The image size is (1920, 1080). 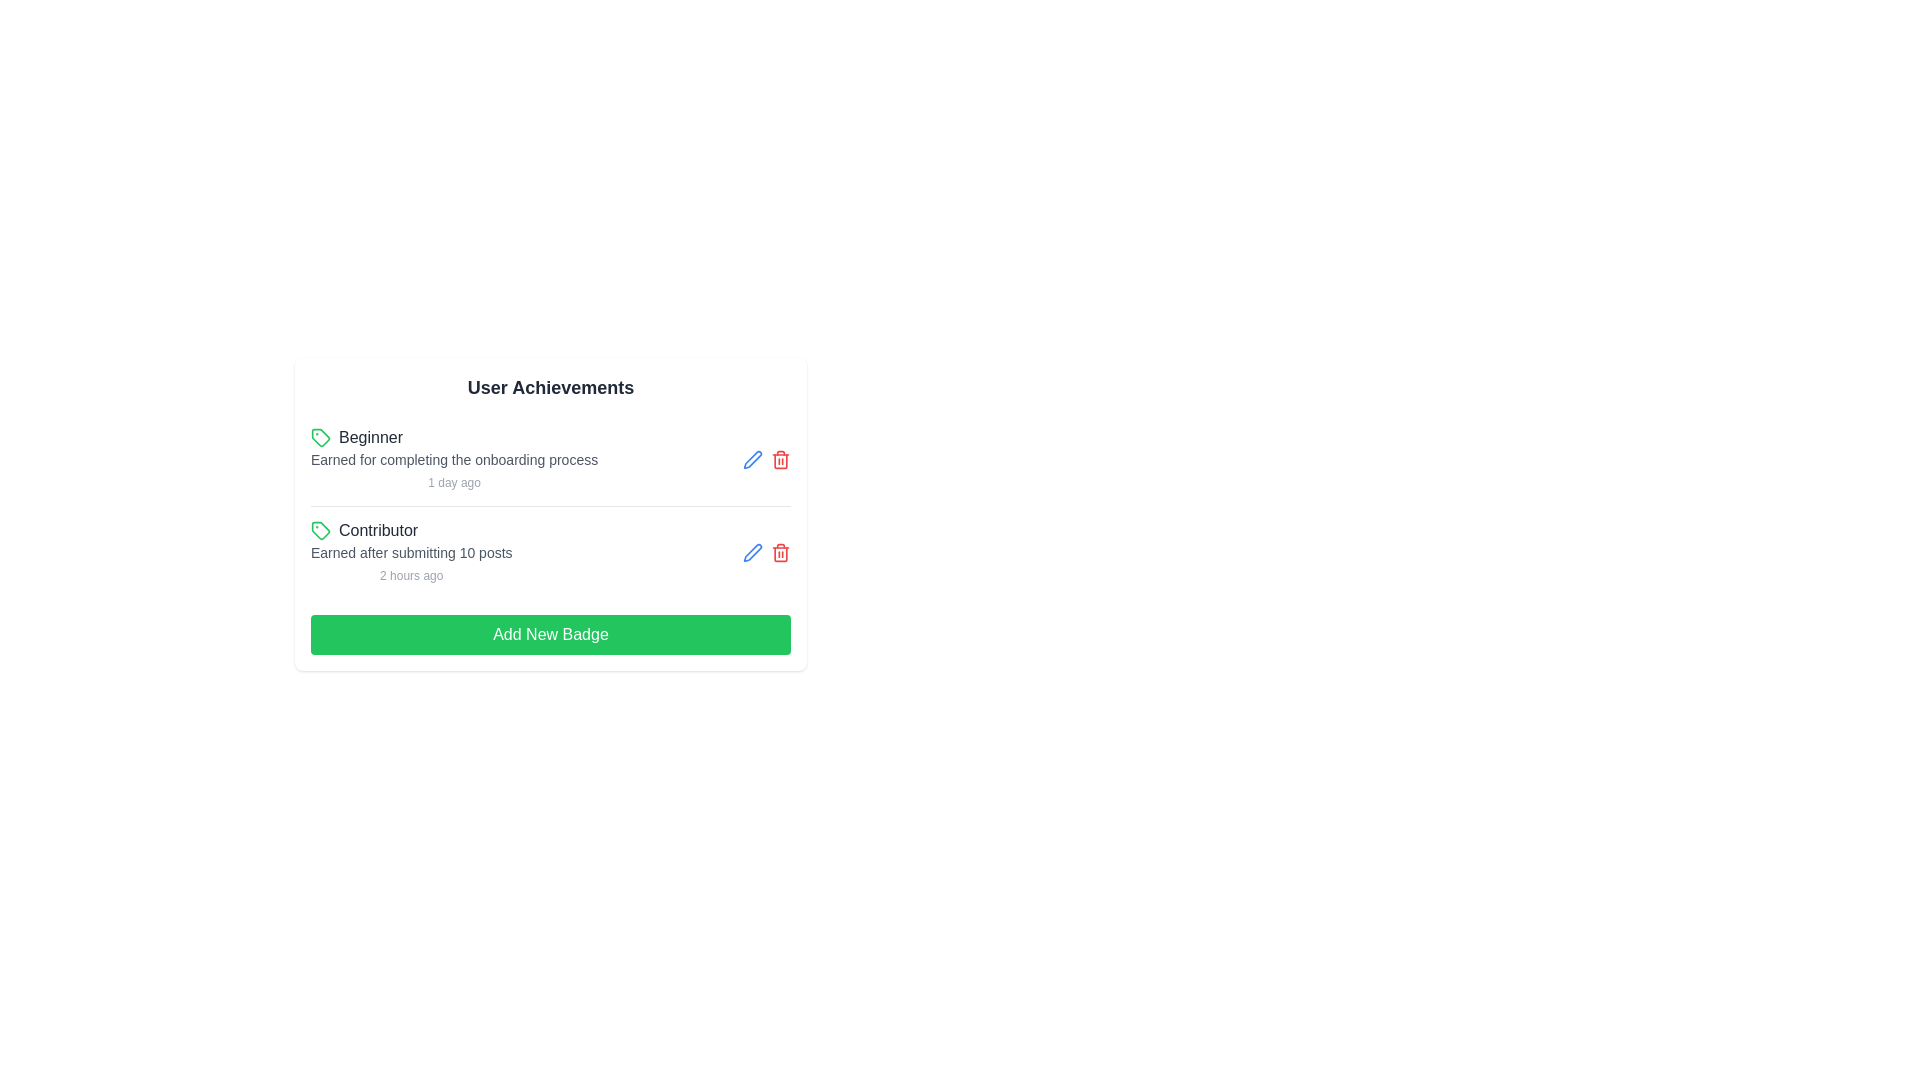 What do you see at coordinates (453, 459) in the screenshot?
I see `the 'Beginner' Achievement Display Entry located in the 'User Achievements' section to interact with it, if interactive behavior is added` at bounding box center [453, 459].